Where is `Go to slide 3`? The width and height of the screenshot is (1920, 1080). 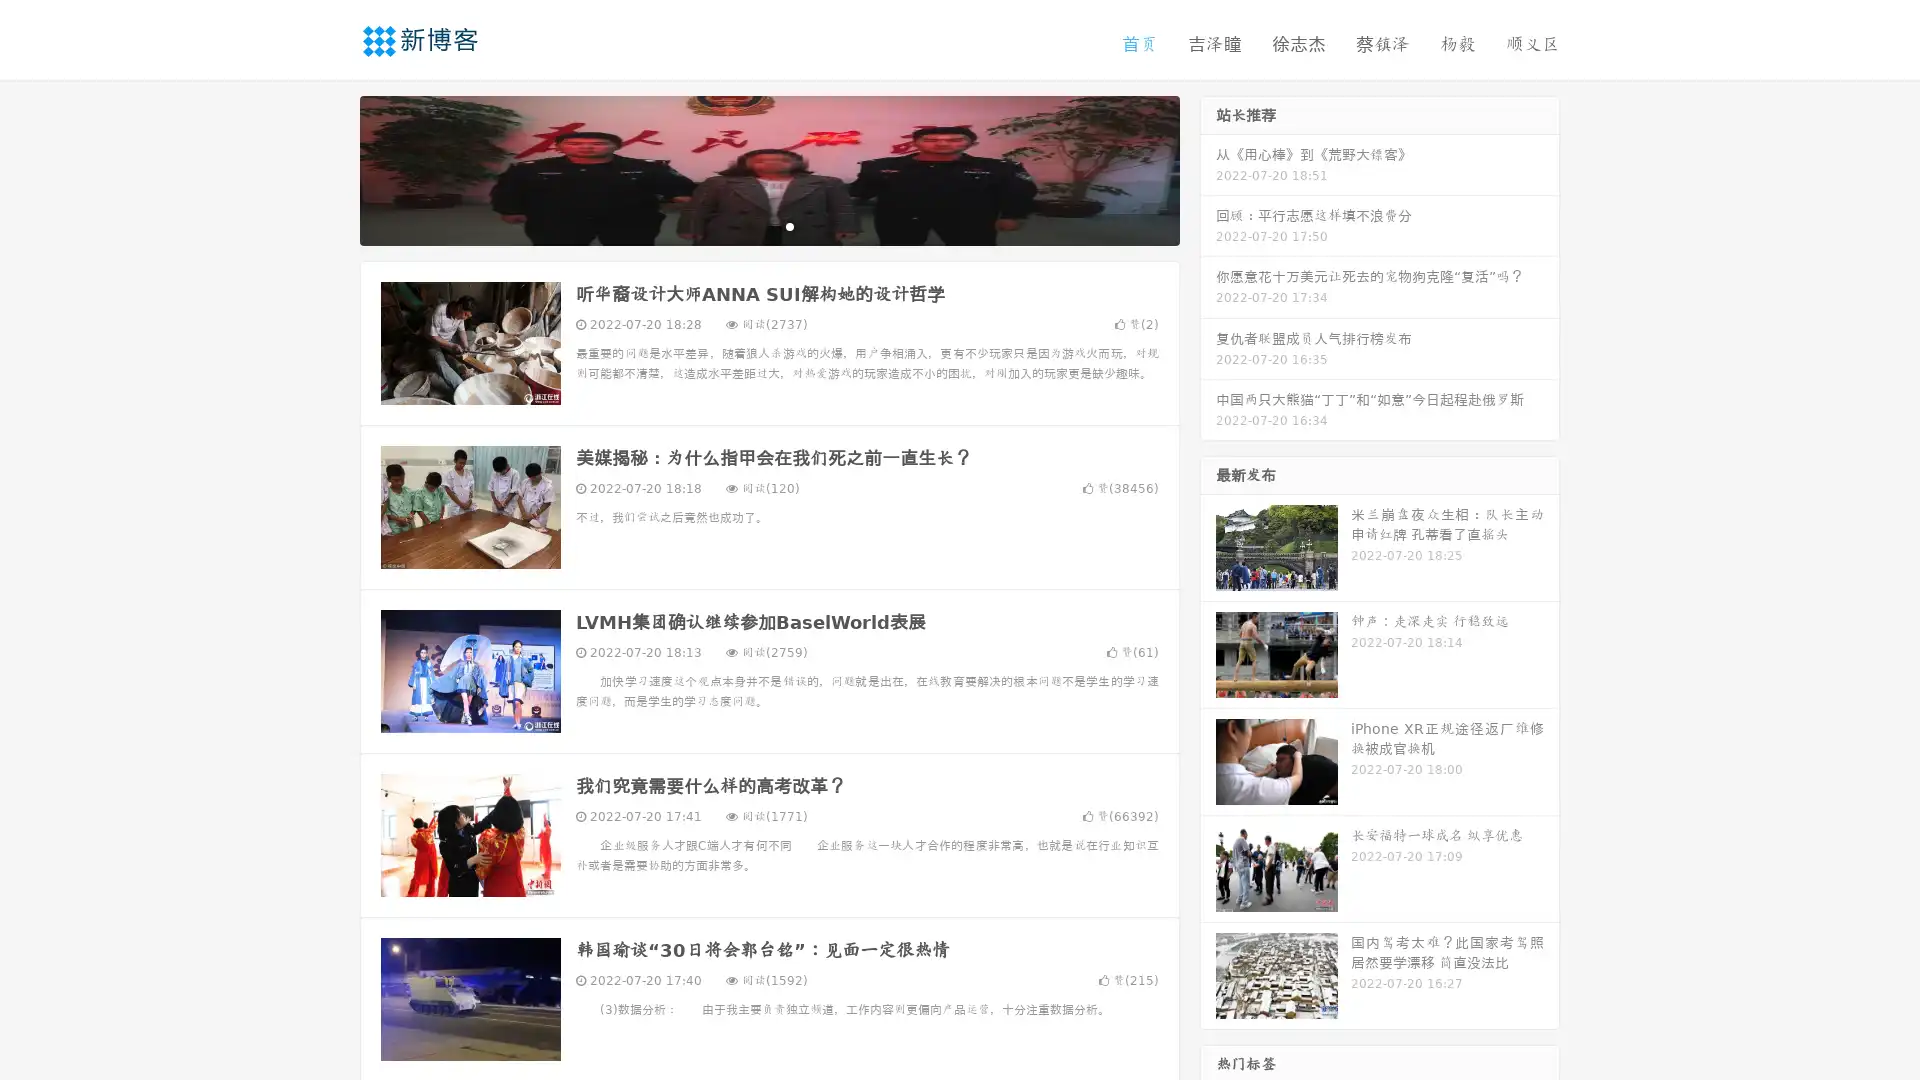
Go to slide 3 is located at coordinates (789, 225).